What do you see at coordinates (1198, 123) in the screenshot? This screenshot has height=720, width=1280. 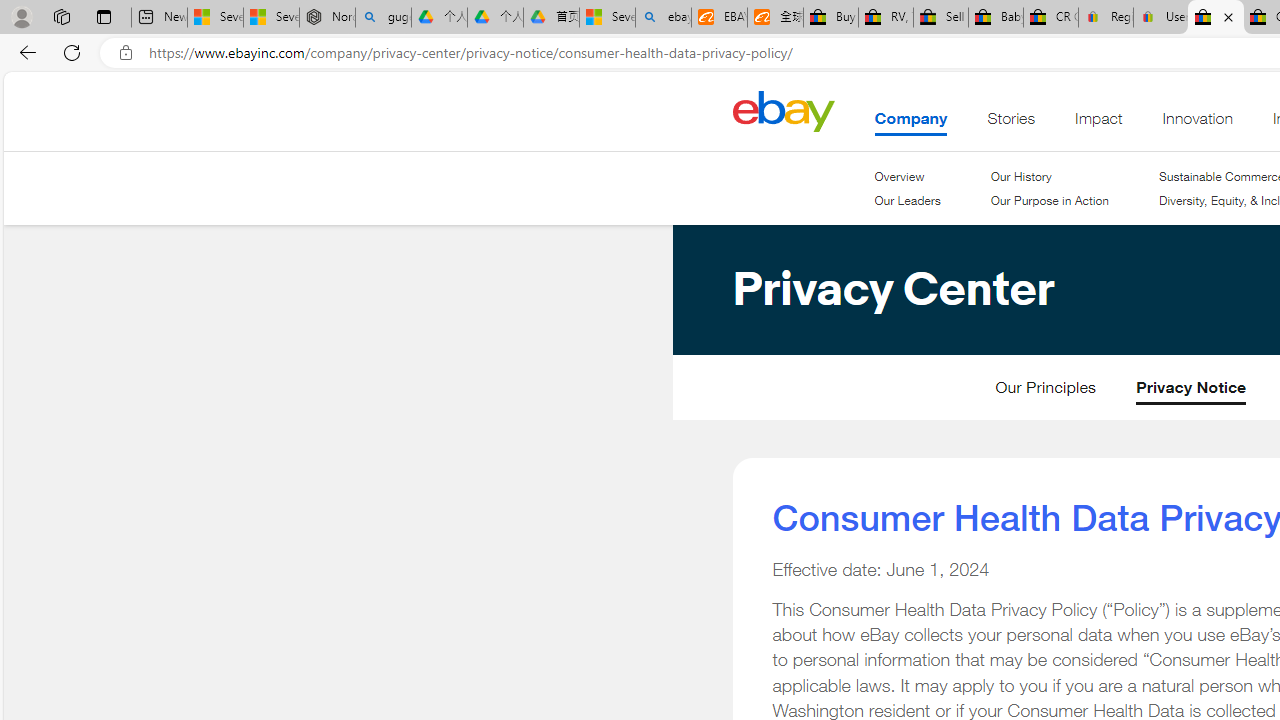 I see `'Innovation'` at bounding box center [1198, 123].